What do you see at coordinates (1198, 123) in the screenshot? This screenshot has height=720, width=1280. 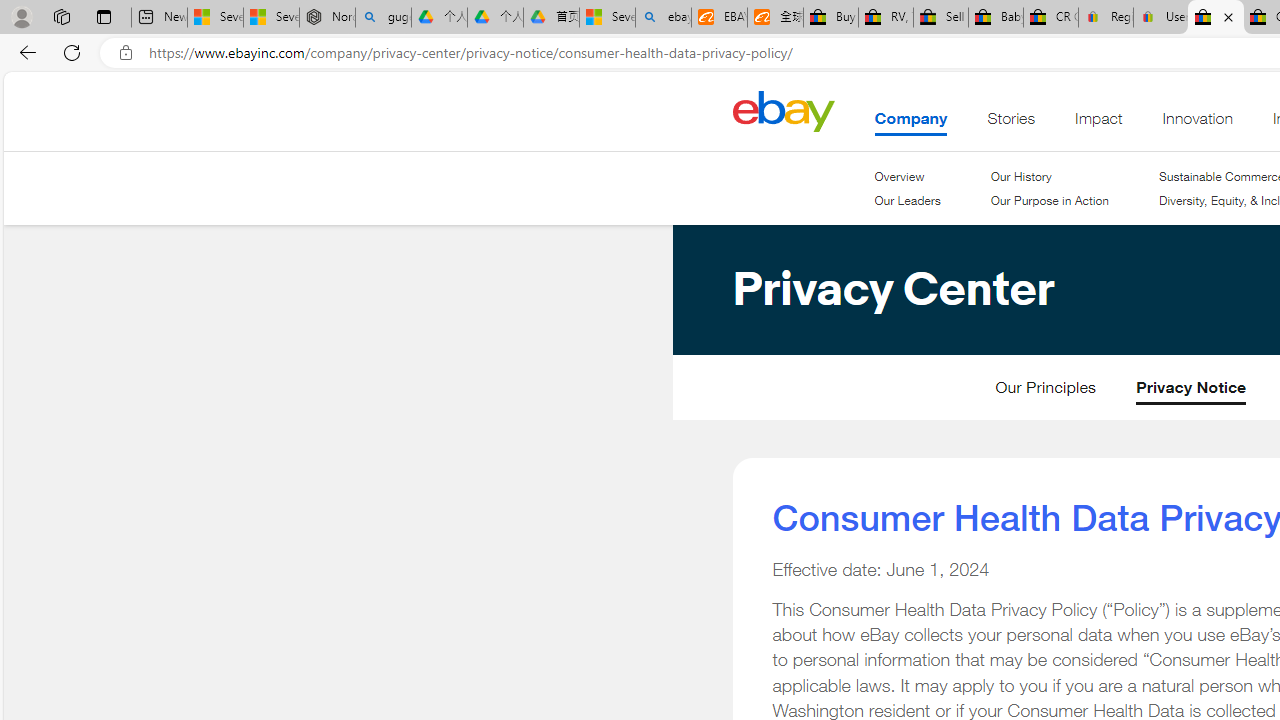 I see `'Innovation'` at bounding box center [1198, 123].